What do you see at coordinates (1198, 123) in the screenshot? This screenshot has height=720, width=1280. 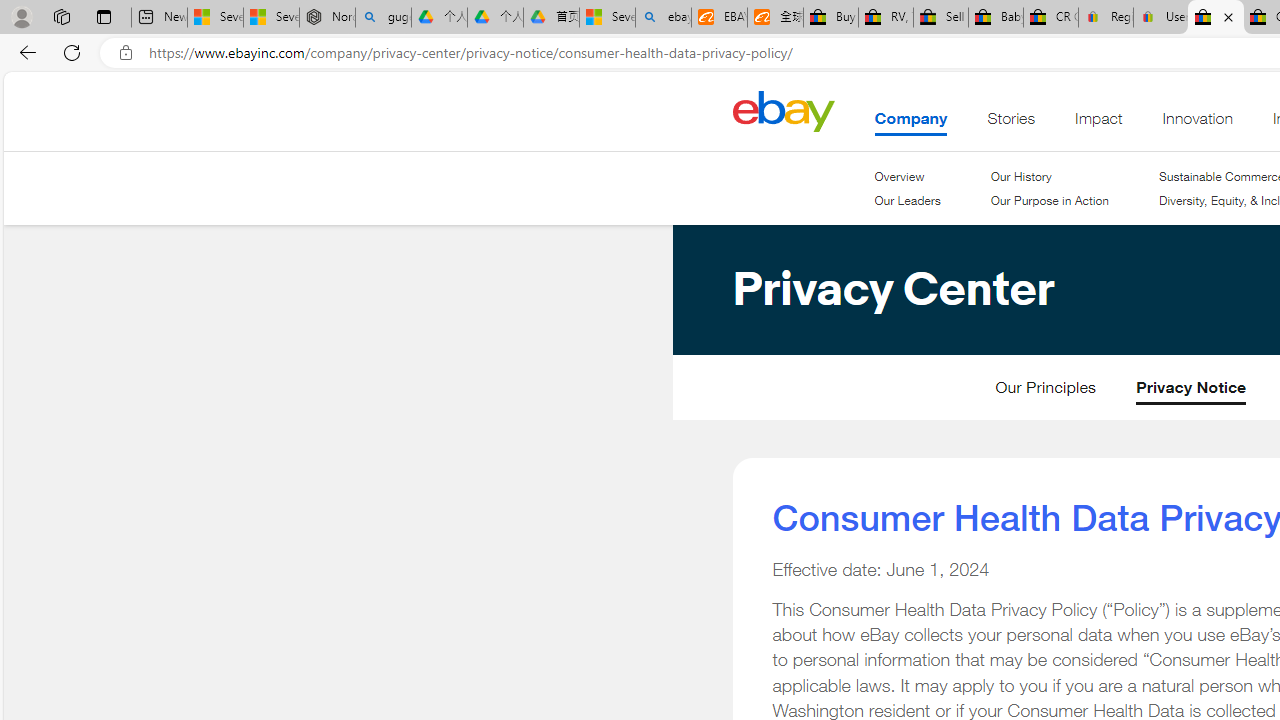 I see `'Innovation'` at bounding box center [1198, 123].